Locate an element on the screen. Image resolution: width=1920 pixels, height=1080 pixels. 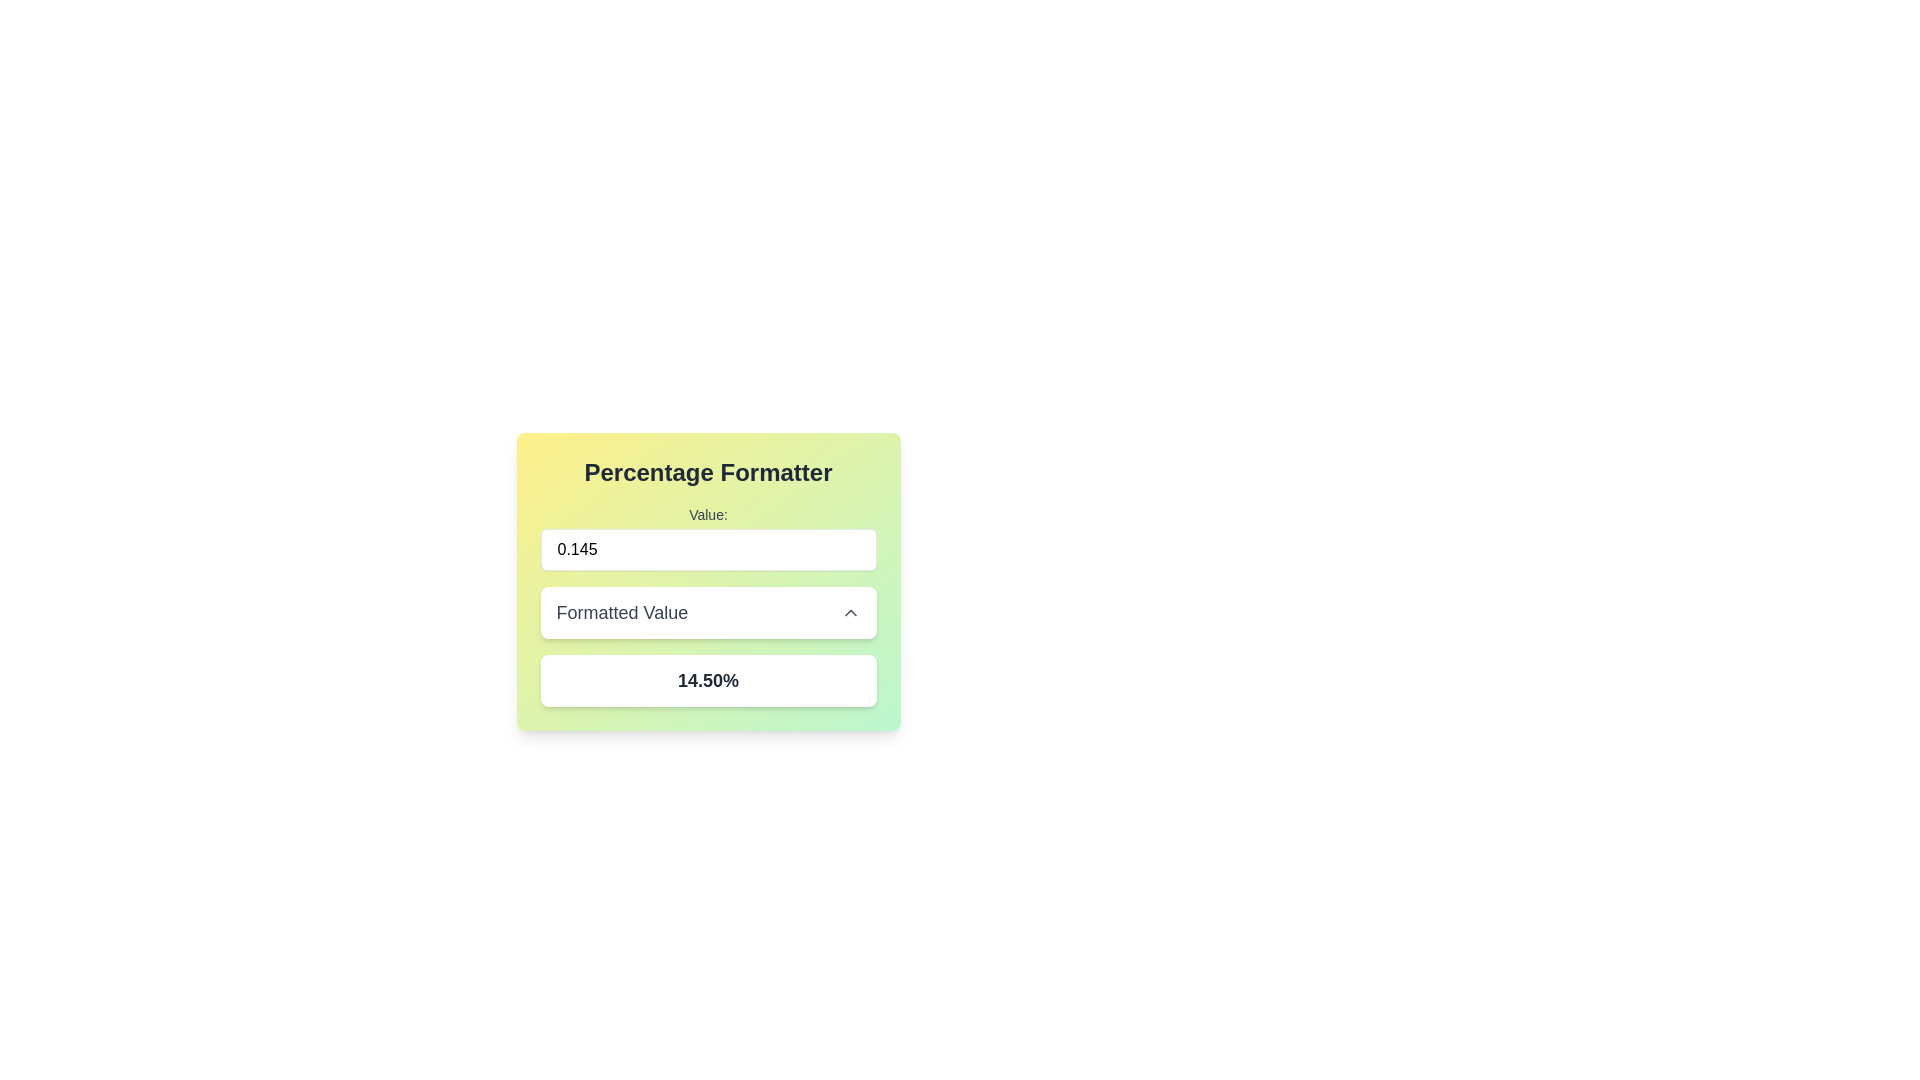
the Dropdown menu in the 'Percentage Formatter' card is located at coordinates (708, 604).